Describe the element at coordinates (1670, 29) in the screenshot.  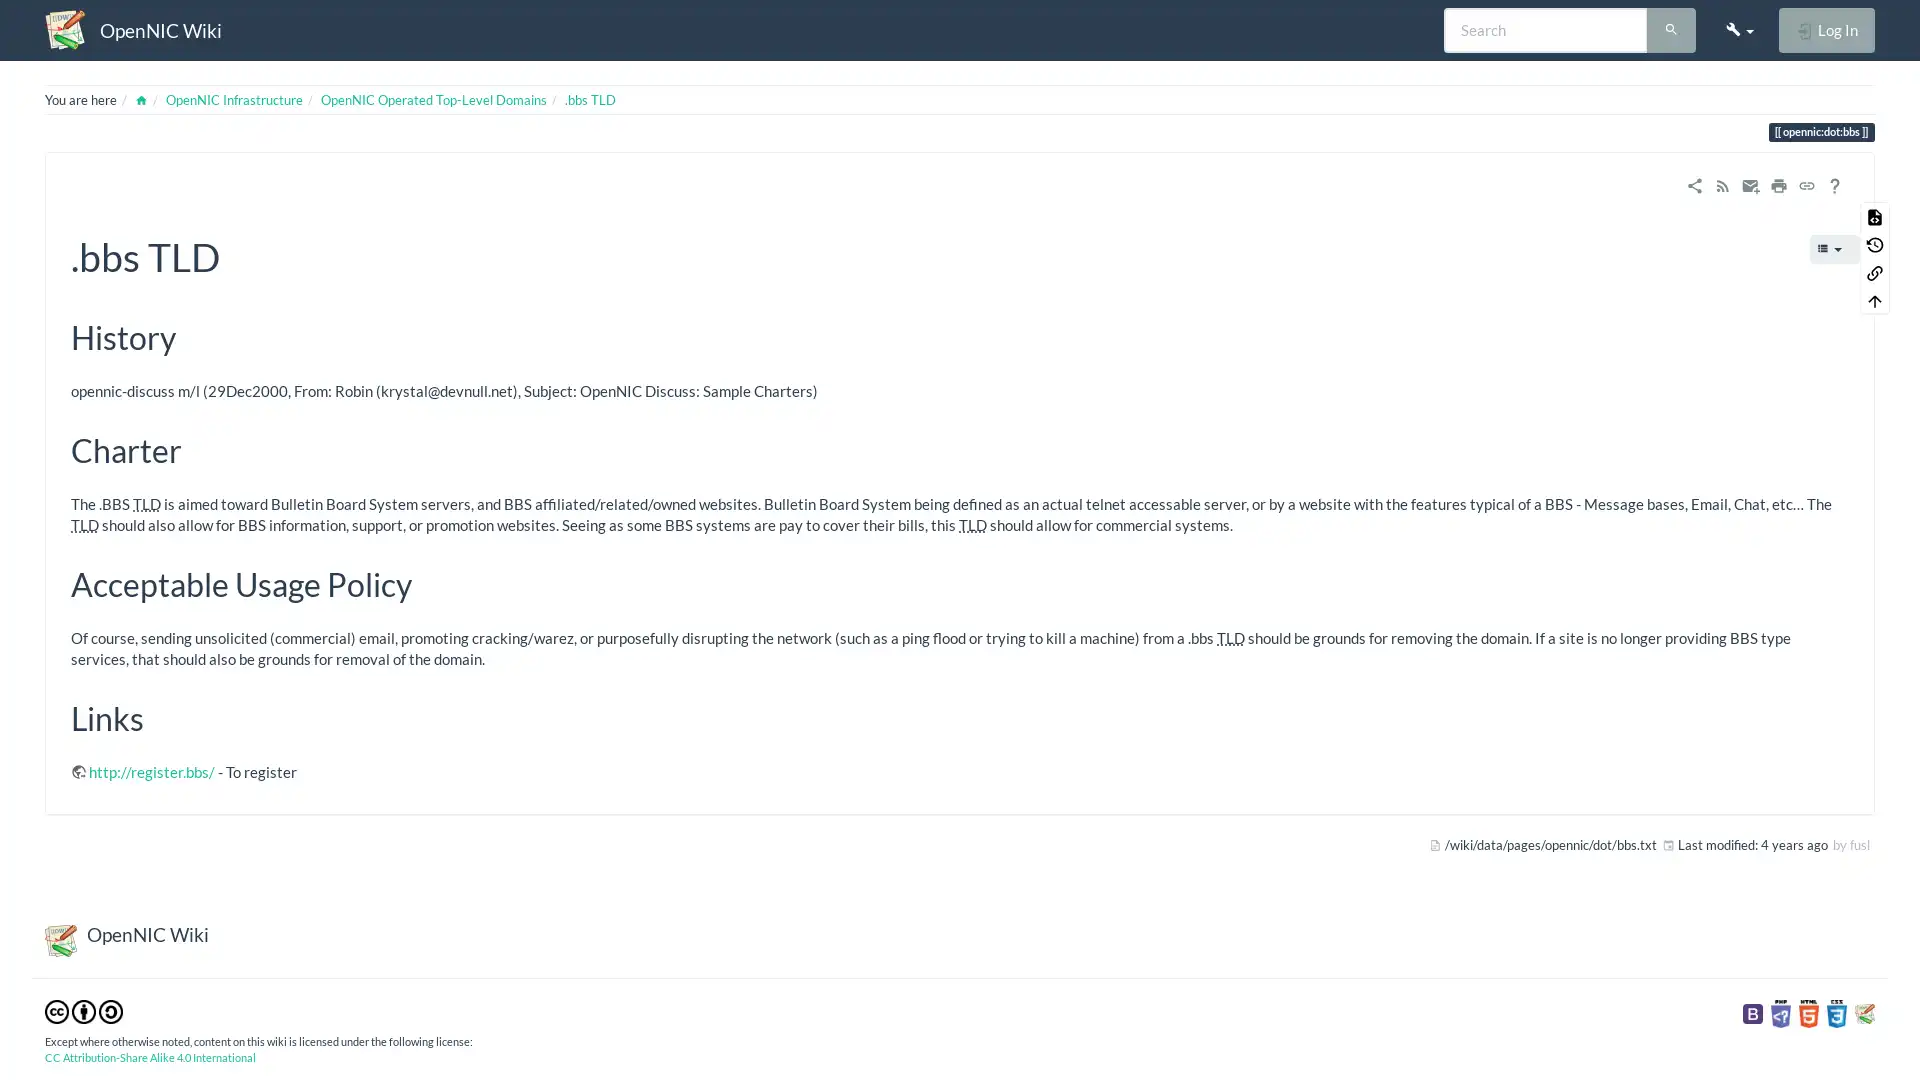
I see `Search` at that location.